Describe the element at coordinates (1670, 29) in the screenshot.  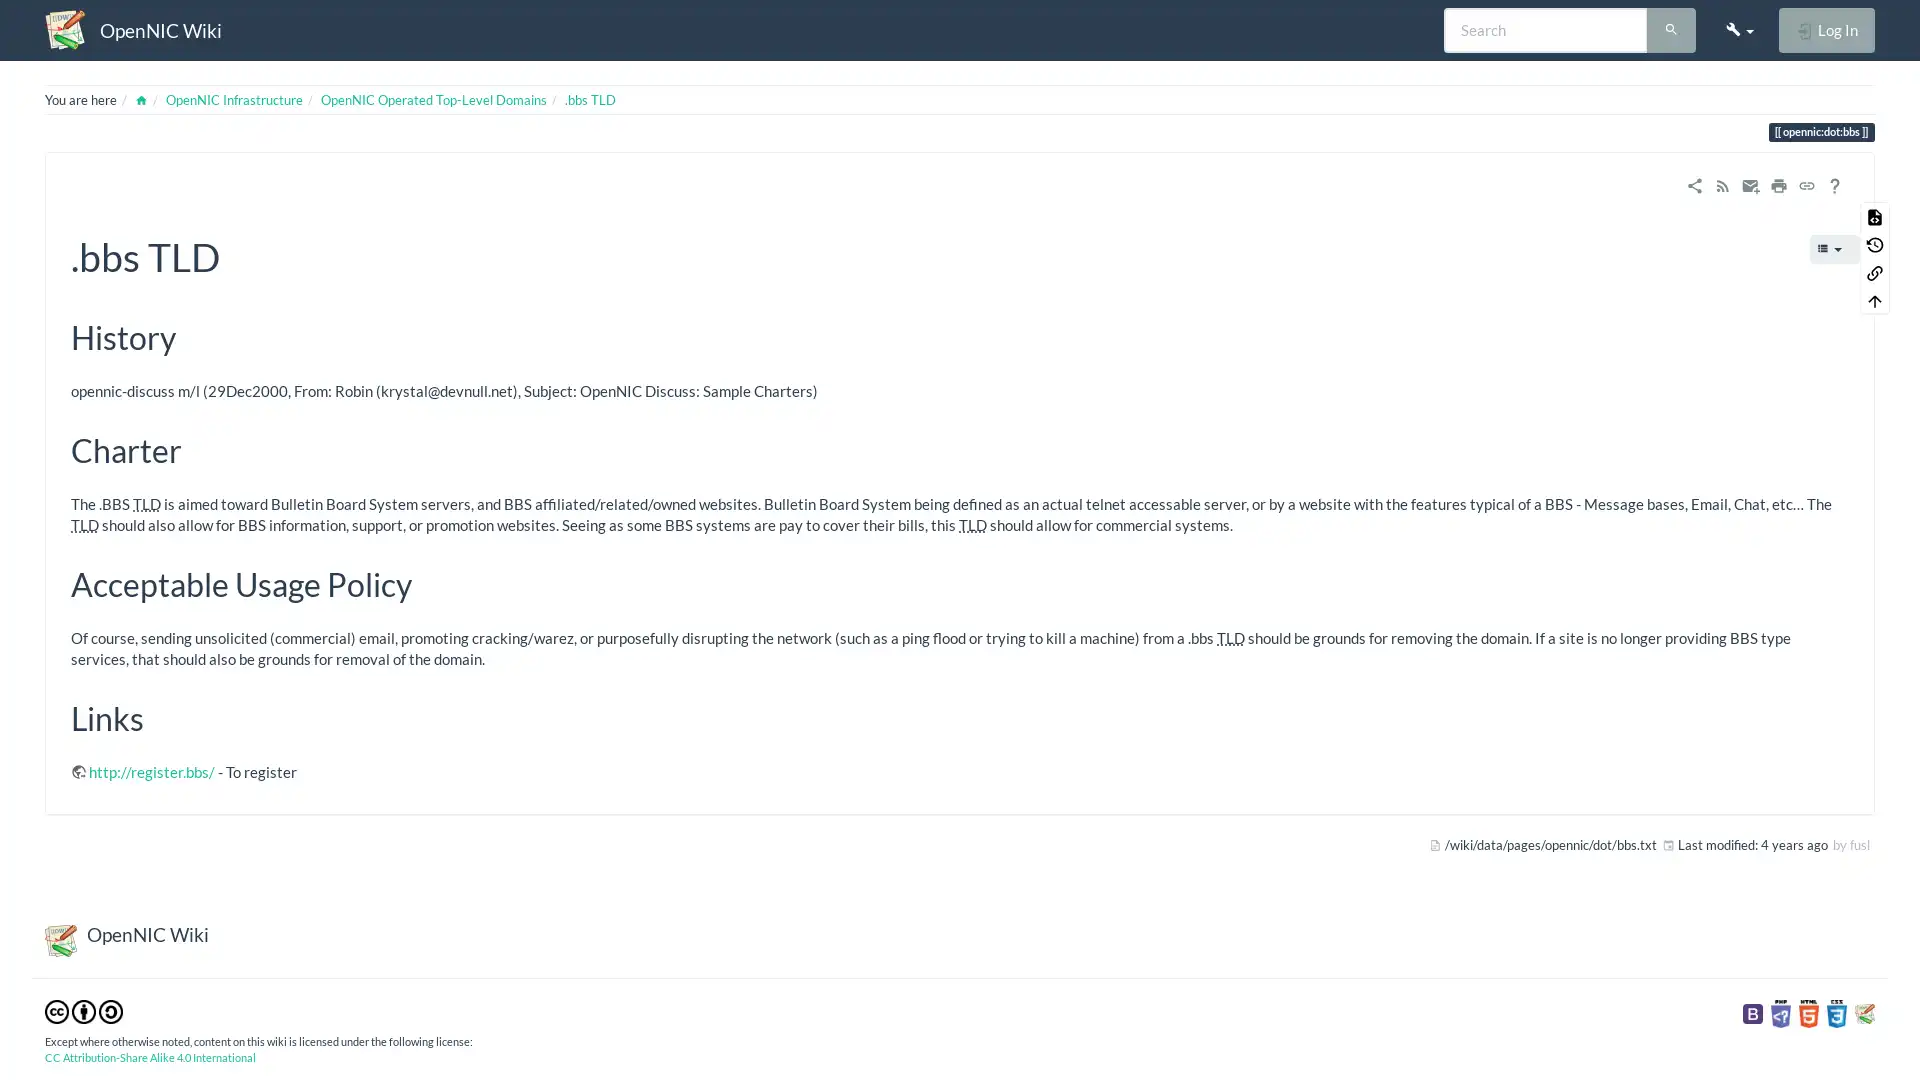
I see `Search` at that location.